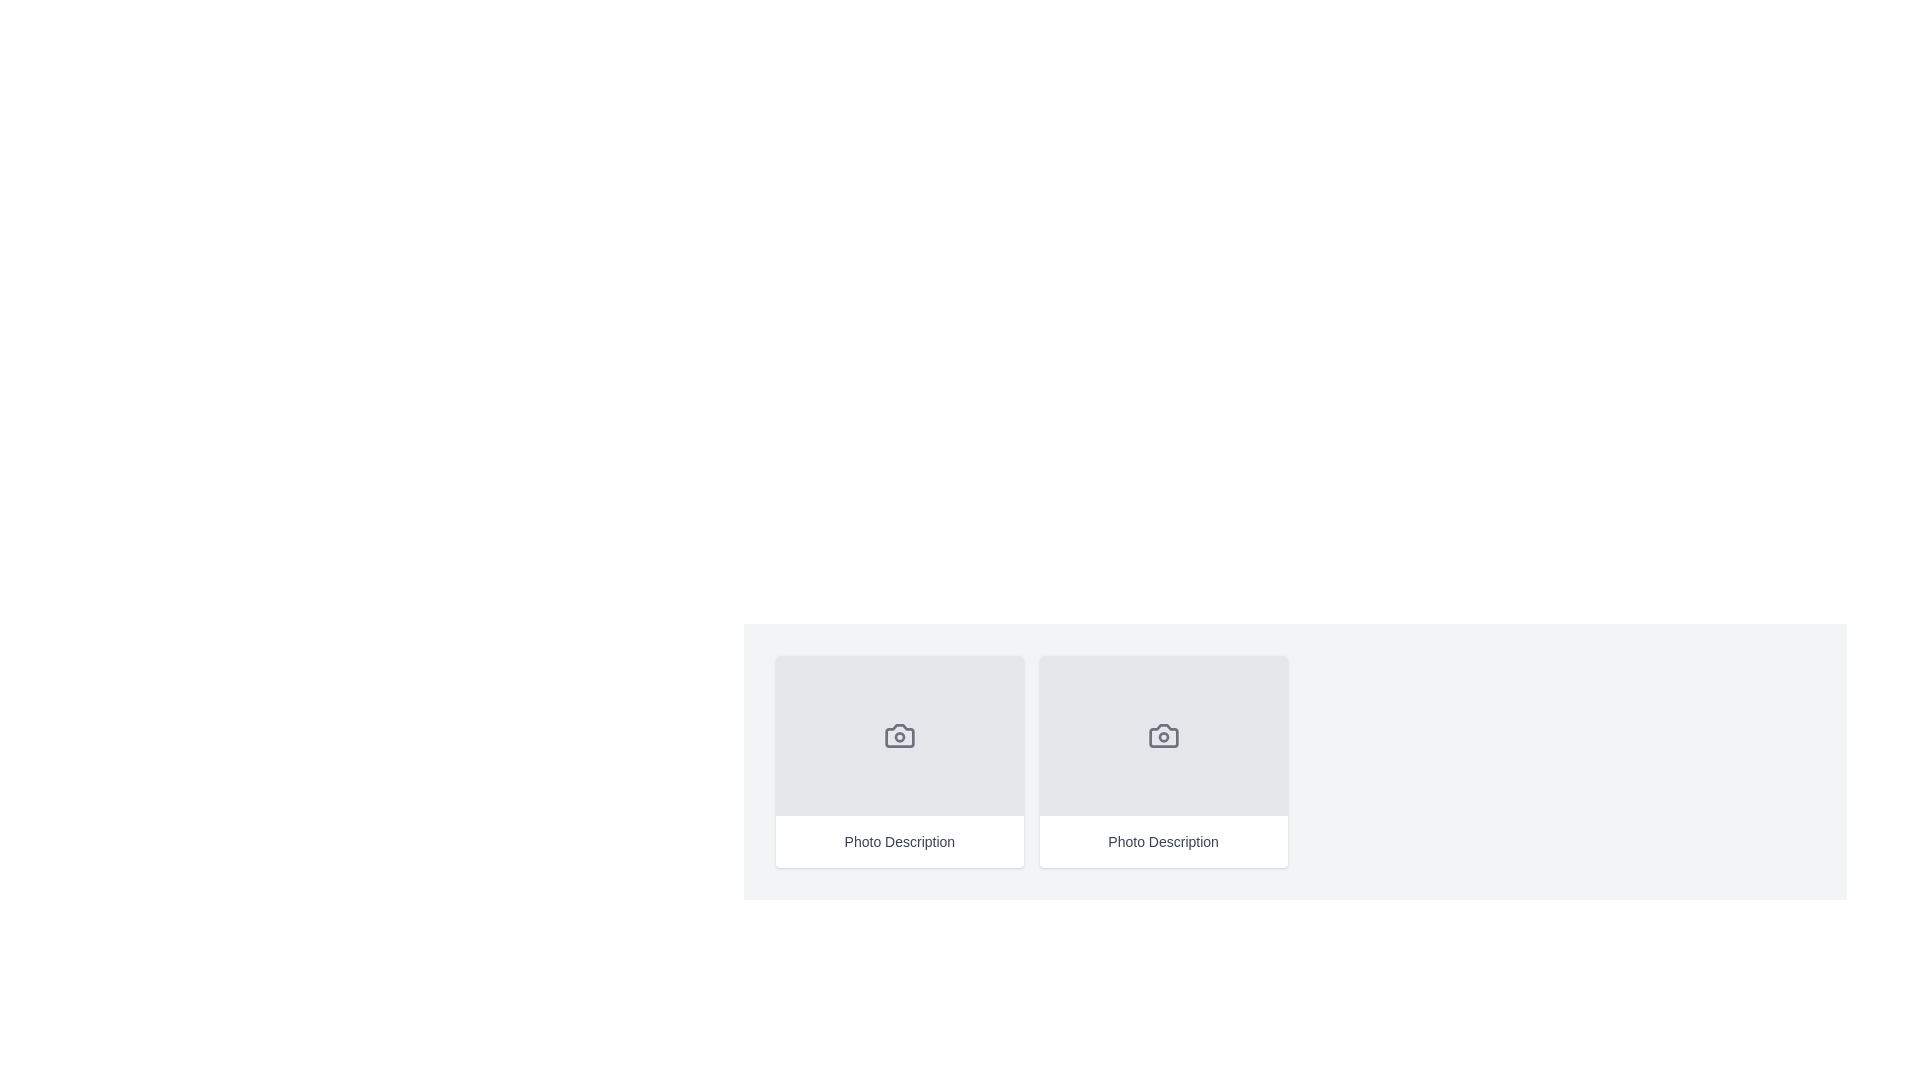 Image resolution: width=1920 pixels, height=1080 pixels. Describe the element at coordinates (1163, 841) in the screenshot. I see `the text label that serves as a descriptive caption for the image placeholder in the right card, positioned beneath the image` at that location.